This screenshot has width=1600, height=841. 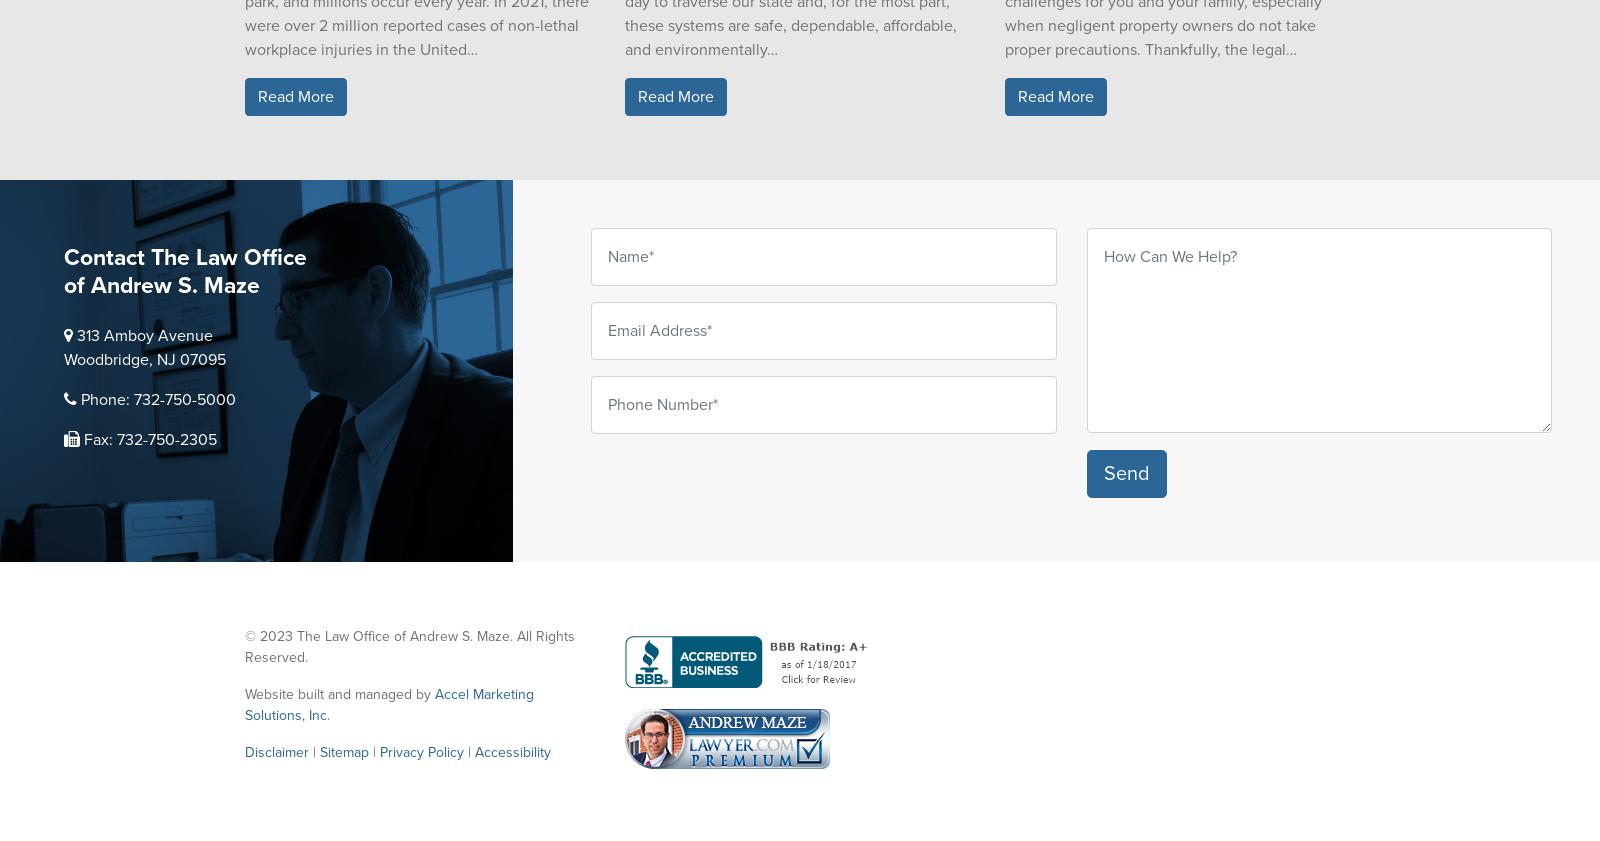 What do you see at coordinates (147, 440) in the screenshot?
I see `'Fax: 732-750-2305'` at bounding box center [147, 440].